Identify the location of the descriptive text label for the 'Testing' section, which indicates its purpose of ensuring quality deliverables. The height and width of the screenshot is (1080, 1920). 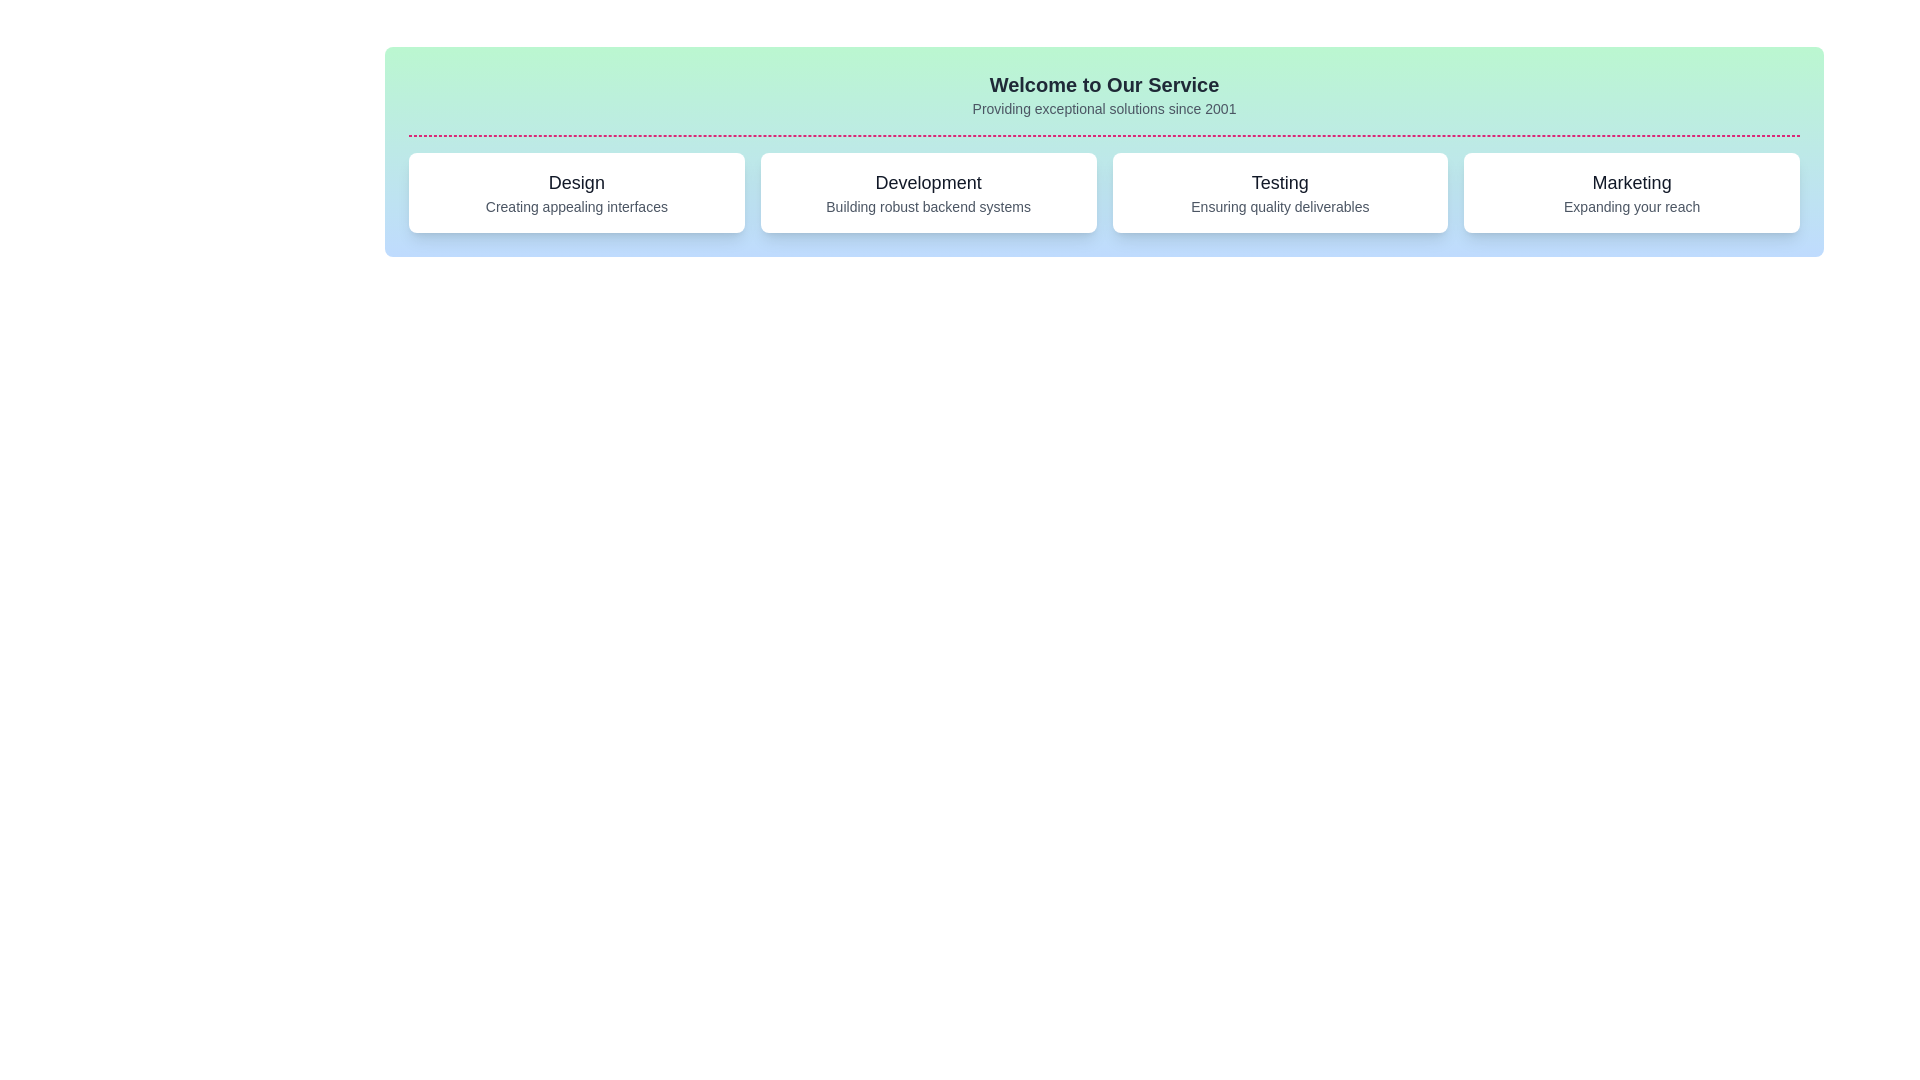
(1280, 207).